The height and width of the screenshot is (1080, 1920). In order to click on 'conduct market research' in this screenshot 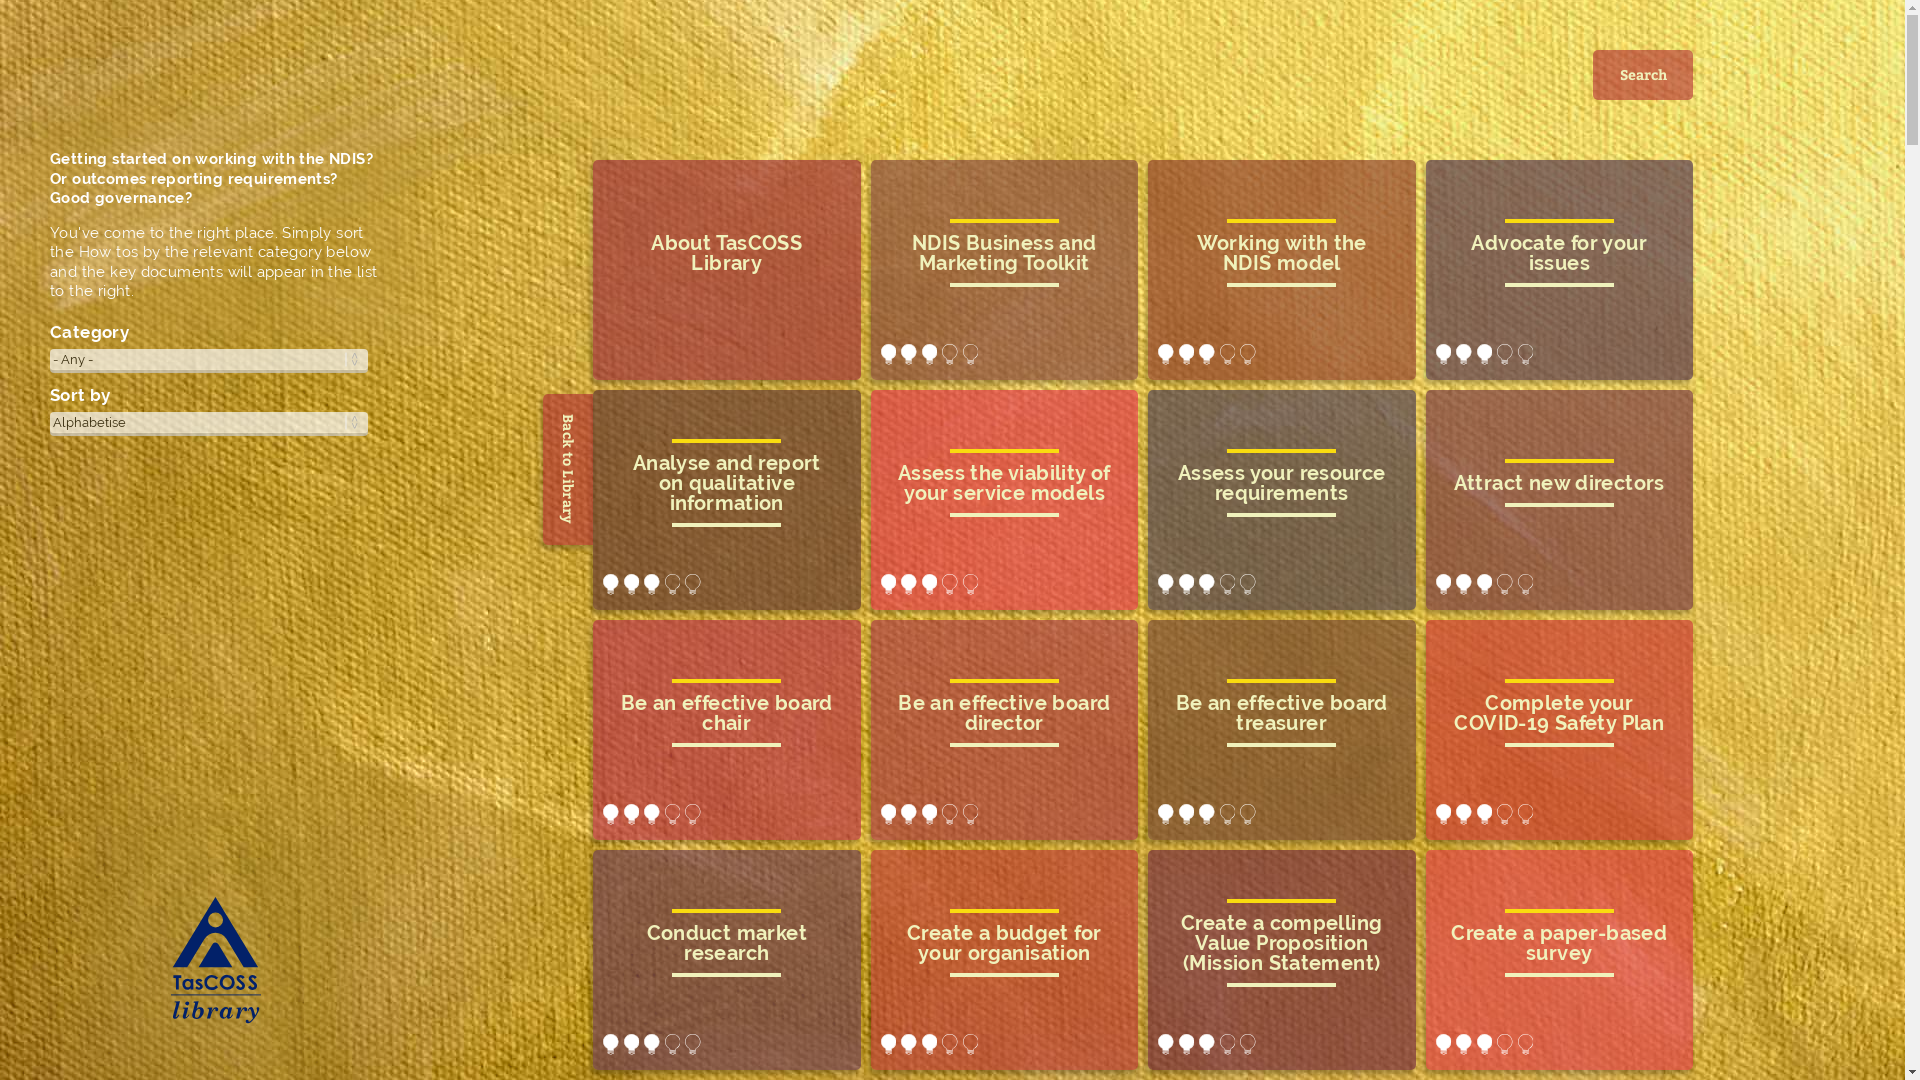, I will do `click(725, 959)`.